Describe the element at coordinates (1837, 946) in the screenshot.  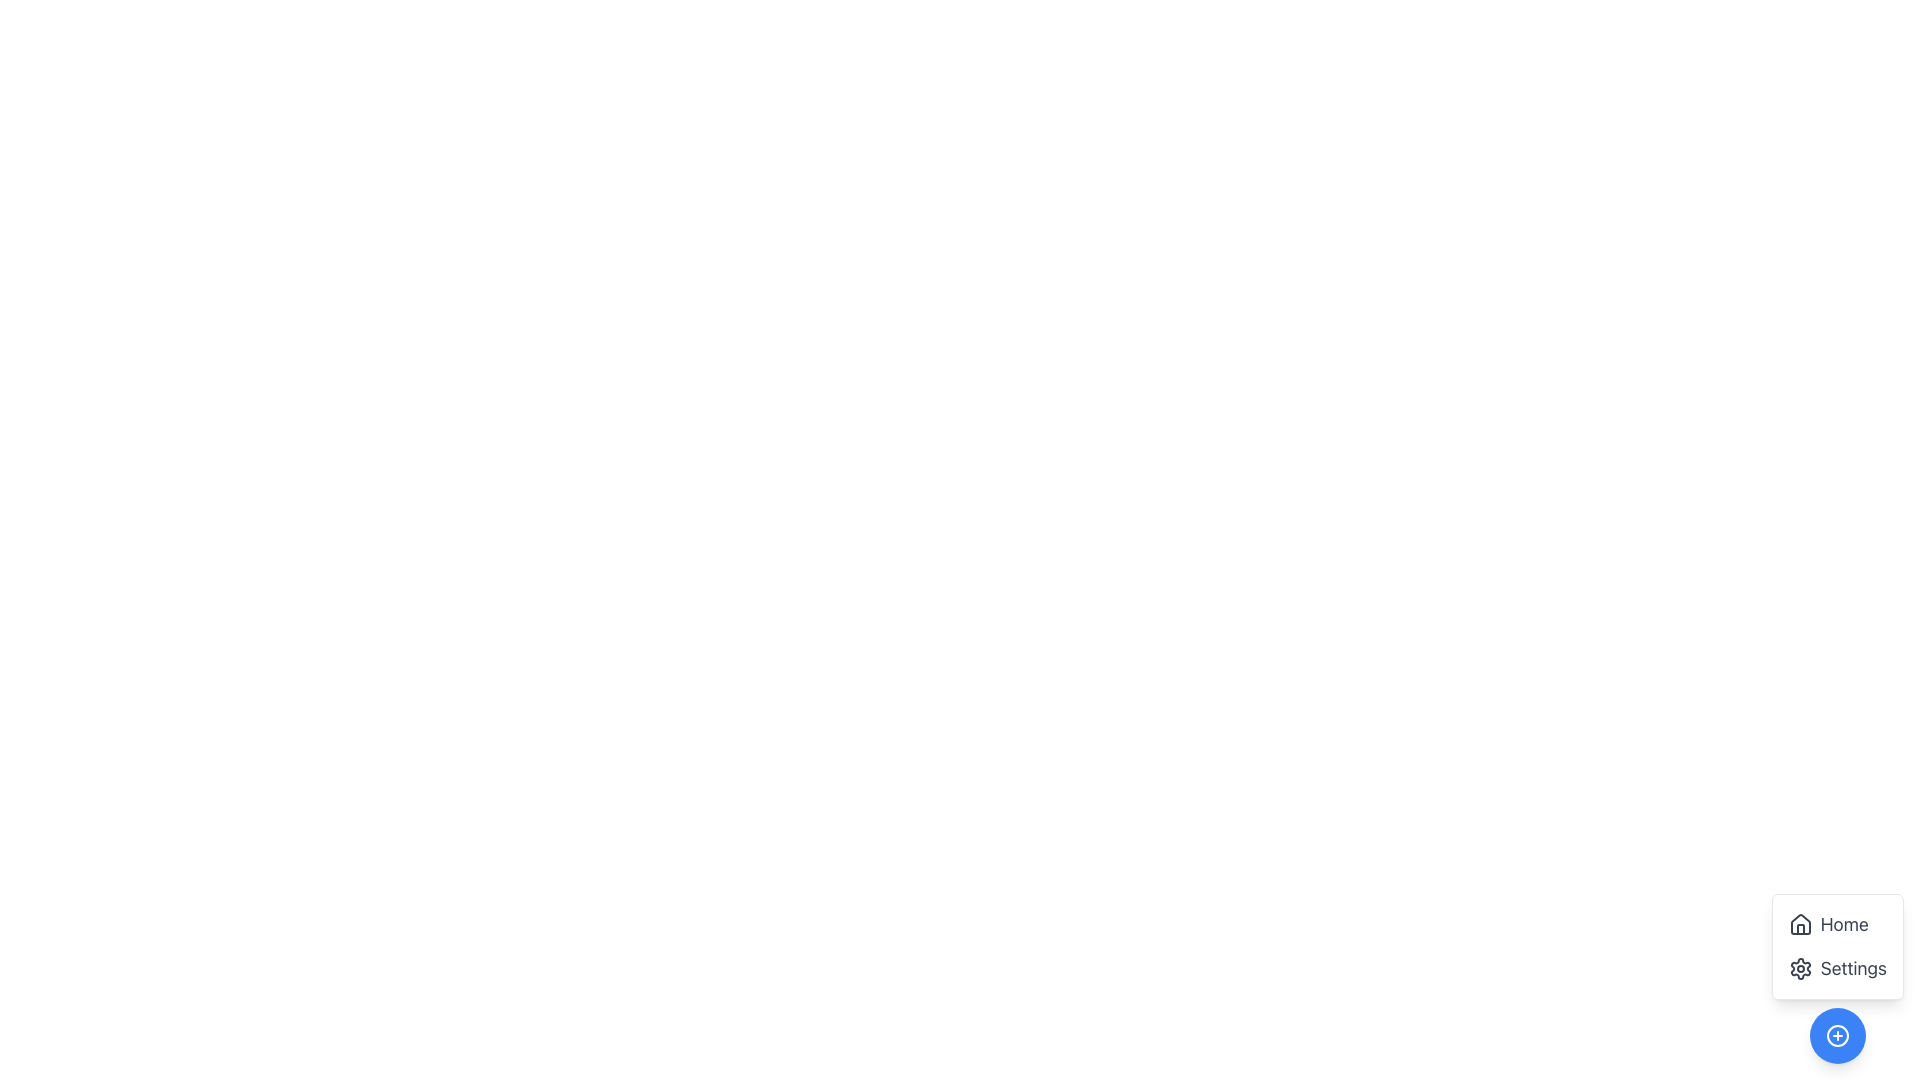
I see `the 'Home' button in the bottom-right corner of the floating navigation panel` at that location.